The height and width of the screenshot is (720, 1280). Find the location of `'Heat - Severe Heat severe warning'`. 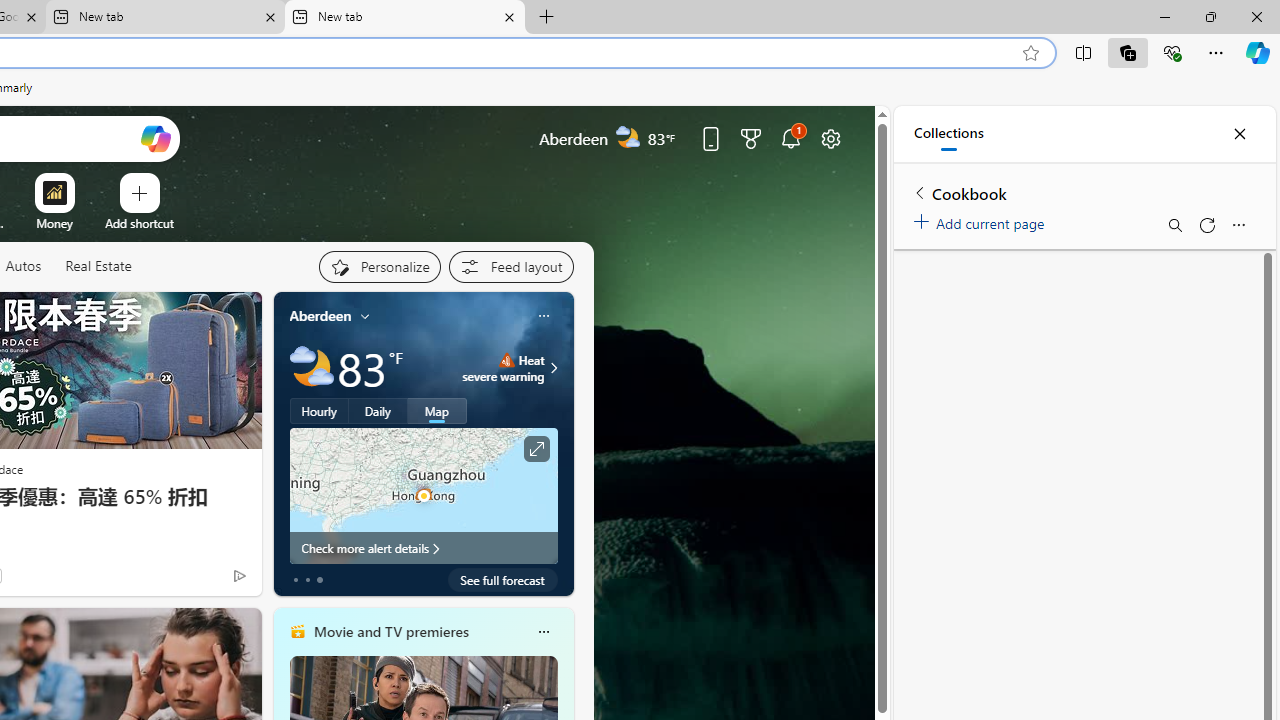

'Heat - Severe Heat severe warning' is located at coordinates (503, 367).